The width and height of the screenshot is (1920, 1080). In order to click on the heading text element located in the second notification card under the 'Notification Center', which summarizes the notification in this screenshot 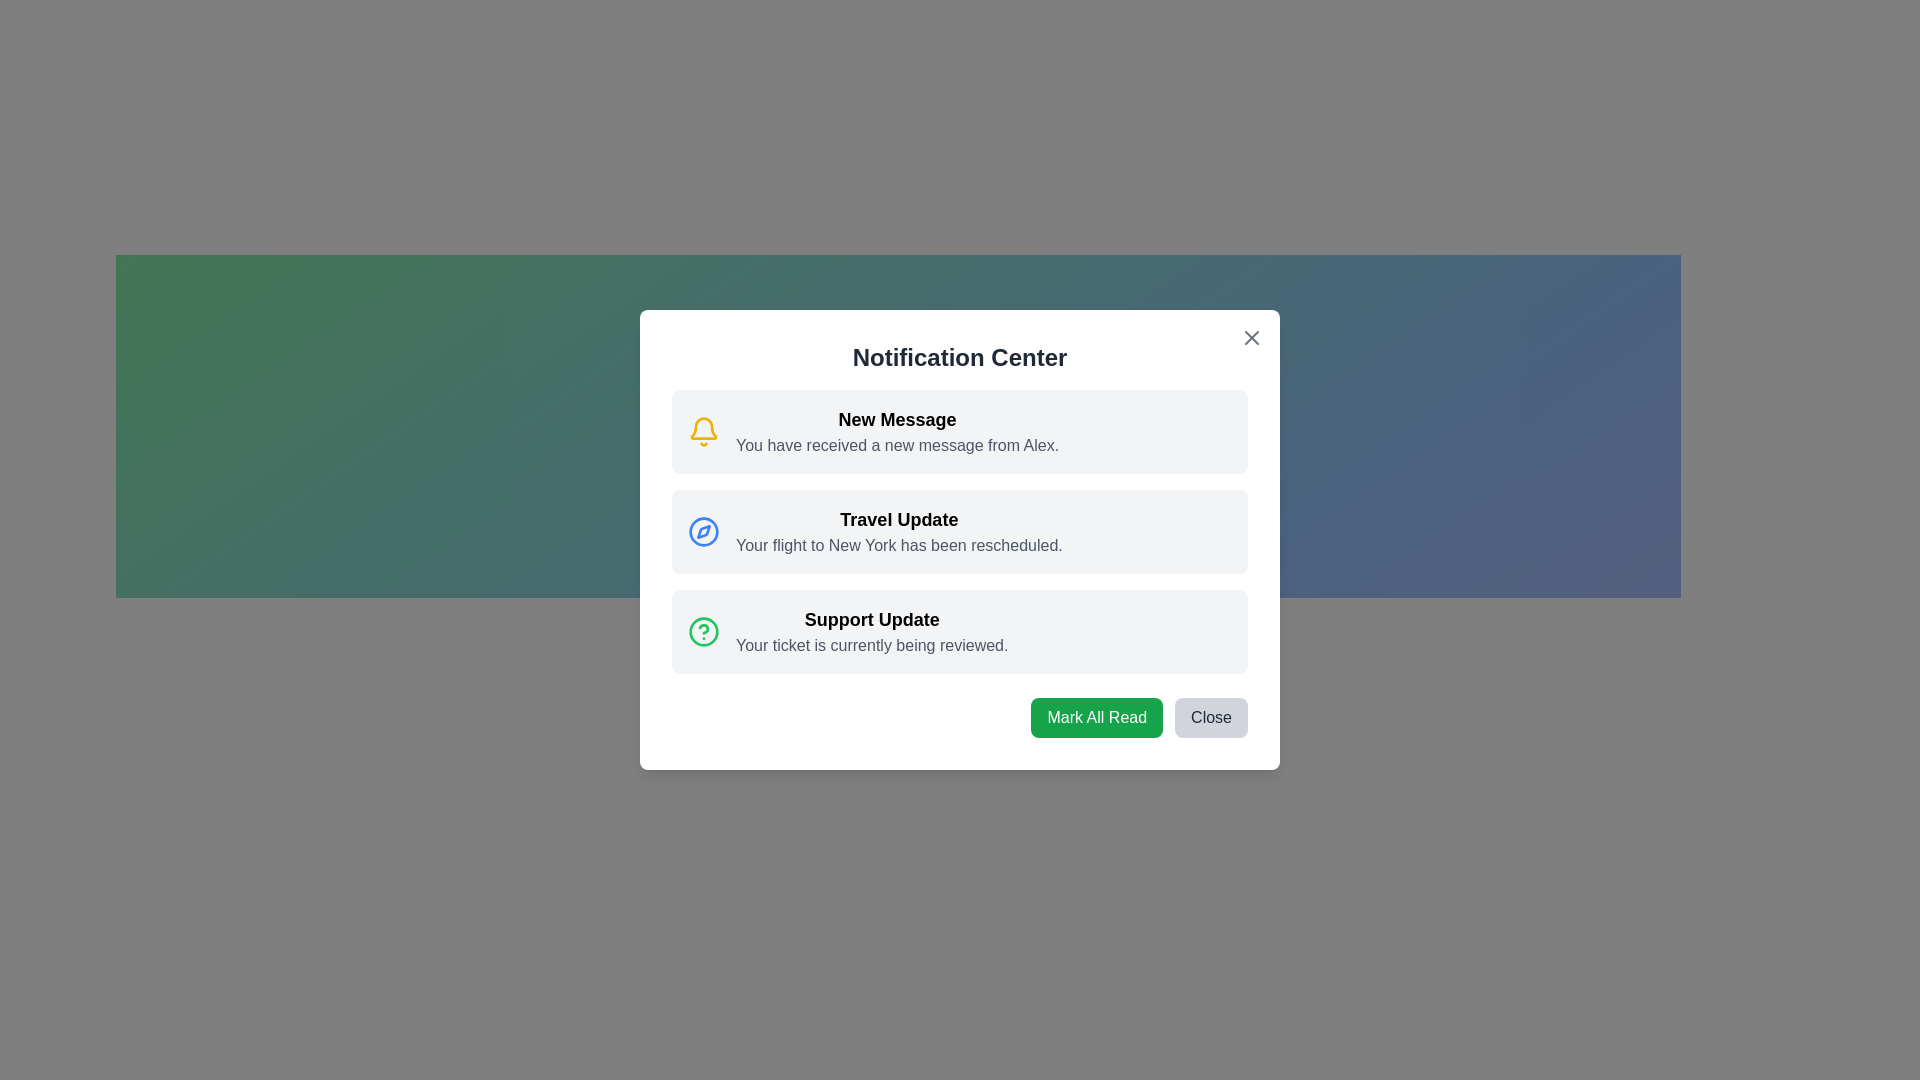, I will do `click(898, 519)`.